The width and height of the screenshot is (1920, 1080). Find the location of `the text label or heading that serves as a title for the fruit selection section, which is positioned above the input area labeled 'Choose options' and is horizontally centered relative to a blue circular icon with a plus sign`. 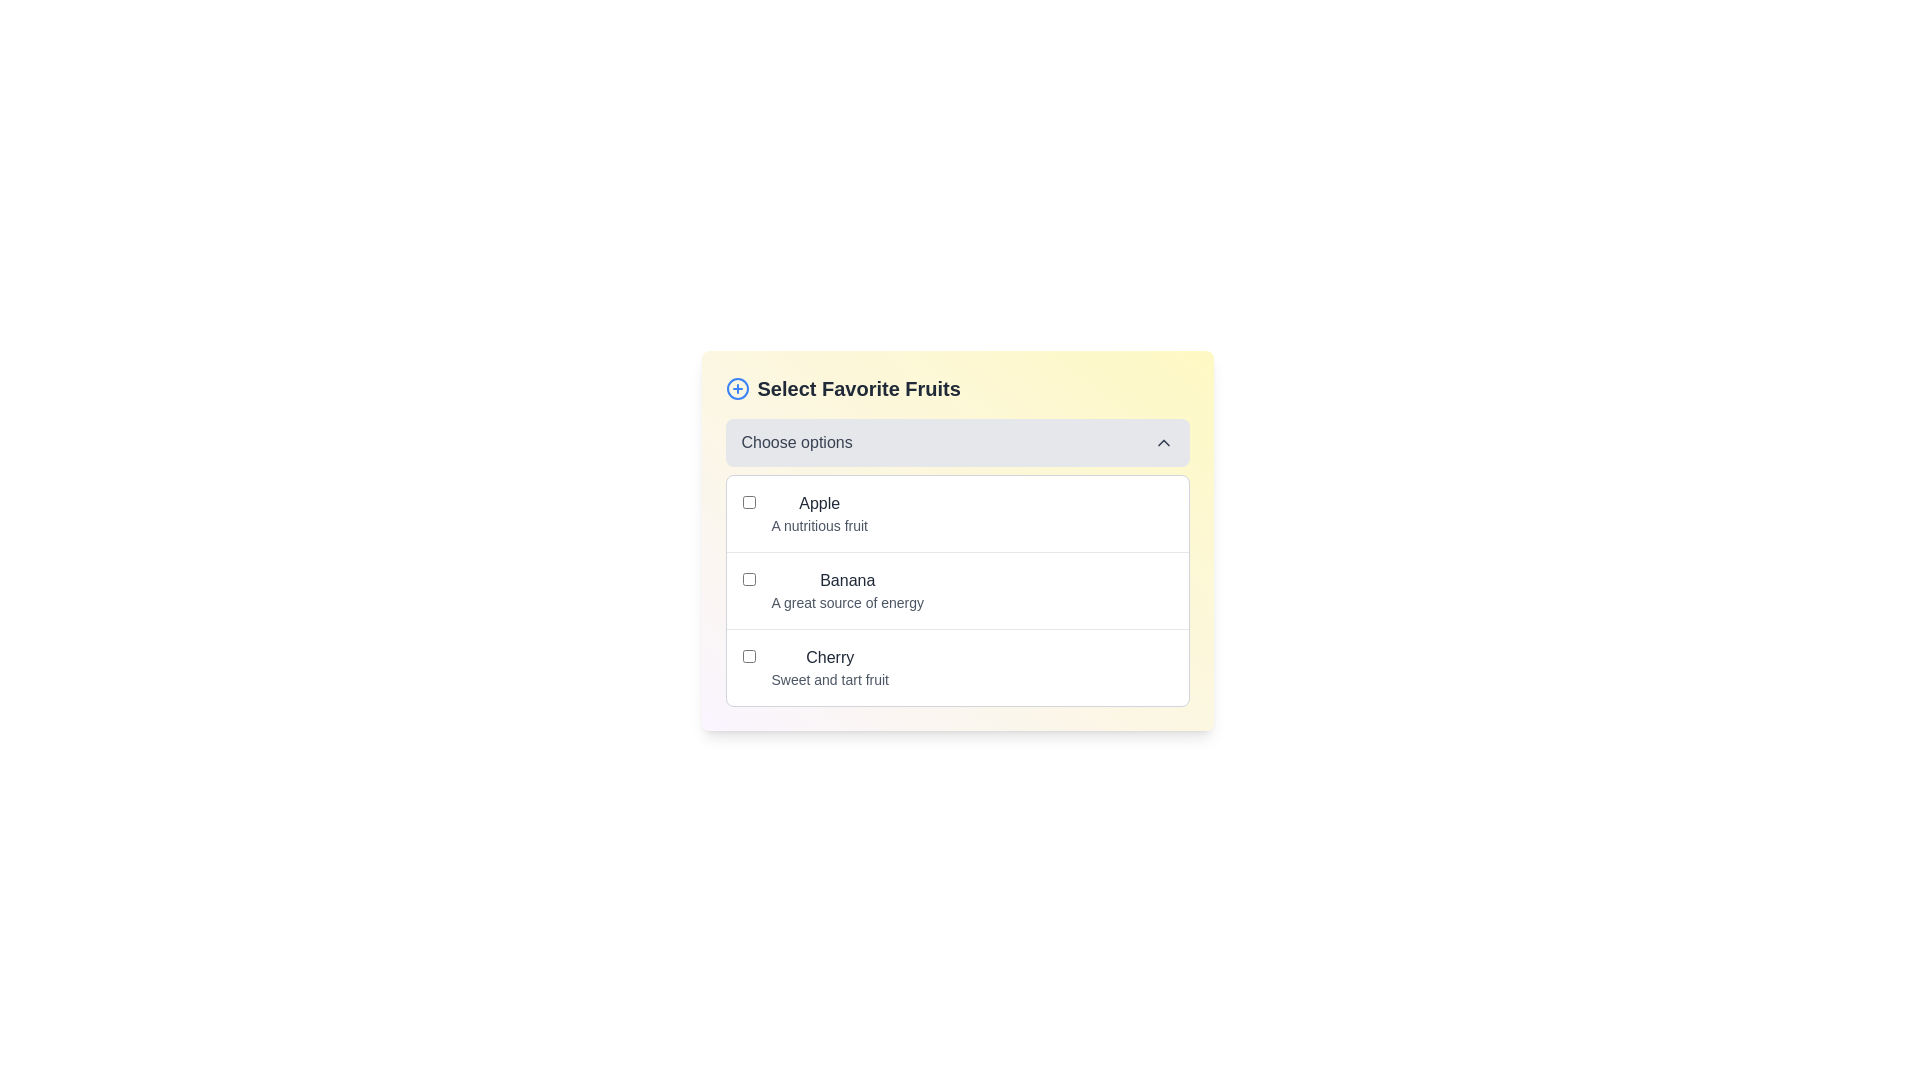

the text label or heading that serves as a title for the fruit selection section, which is positioned above the input area labeled 'Choose options' and is horizontally centered relative to a blue circular icon with a plus sign is located at coordinates (859, 389).